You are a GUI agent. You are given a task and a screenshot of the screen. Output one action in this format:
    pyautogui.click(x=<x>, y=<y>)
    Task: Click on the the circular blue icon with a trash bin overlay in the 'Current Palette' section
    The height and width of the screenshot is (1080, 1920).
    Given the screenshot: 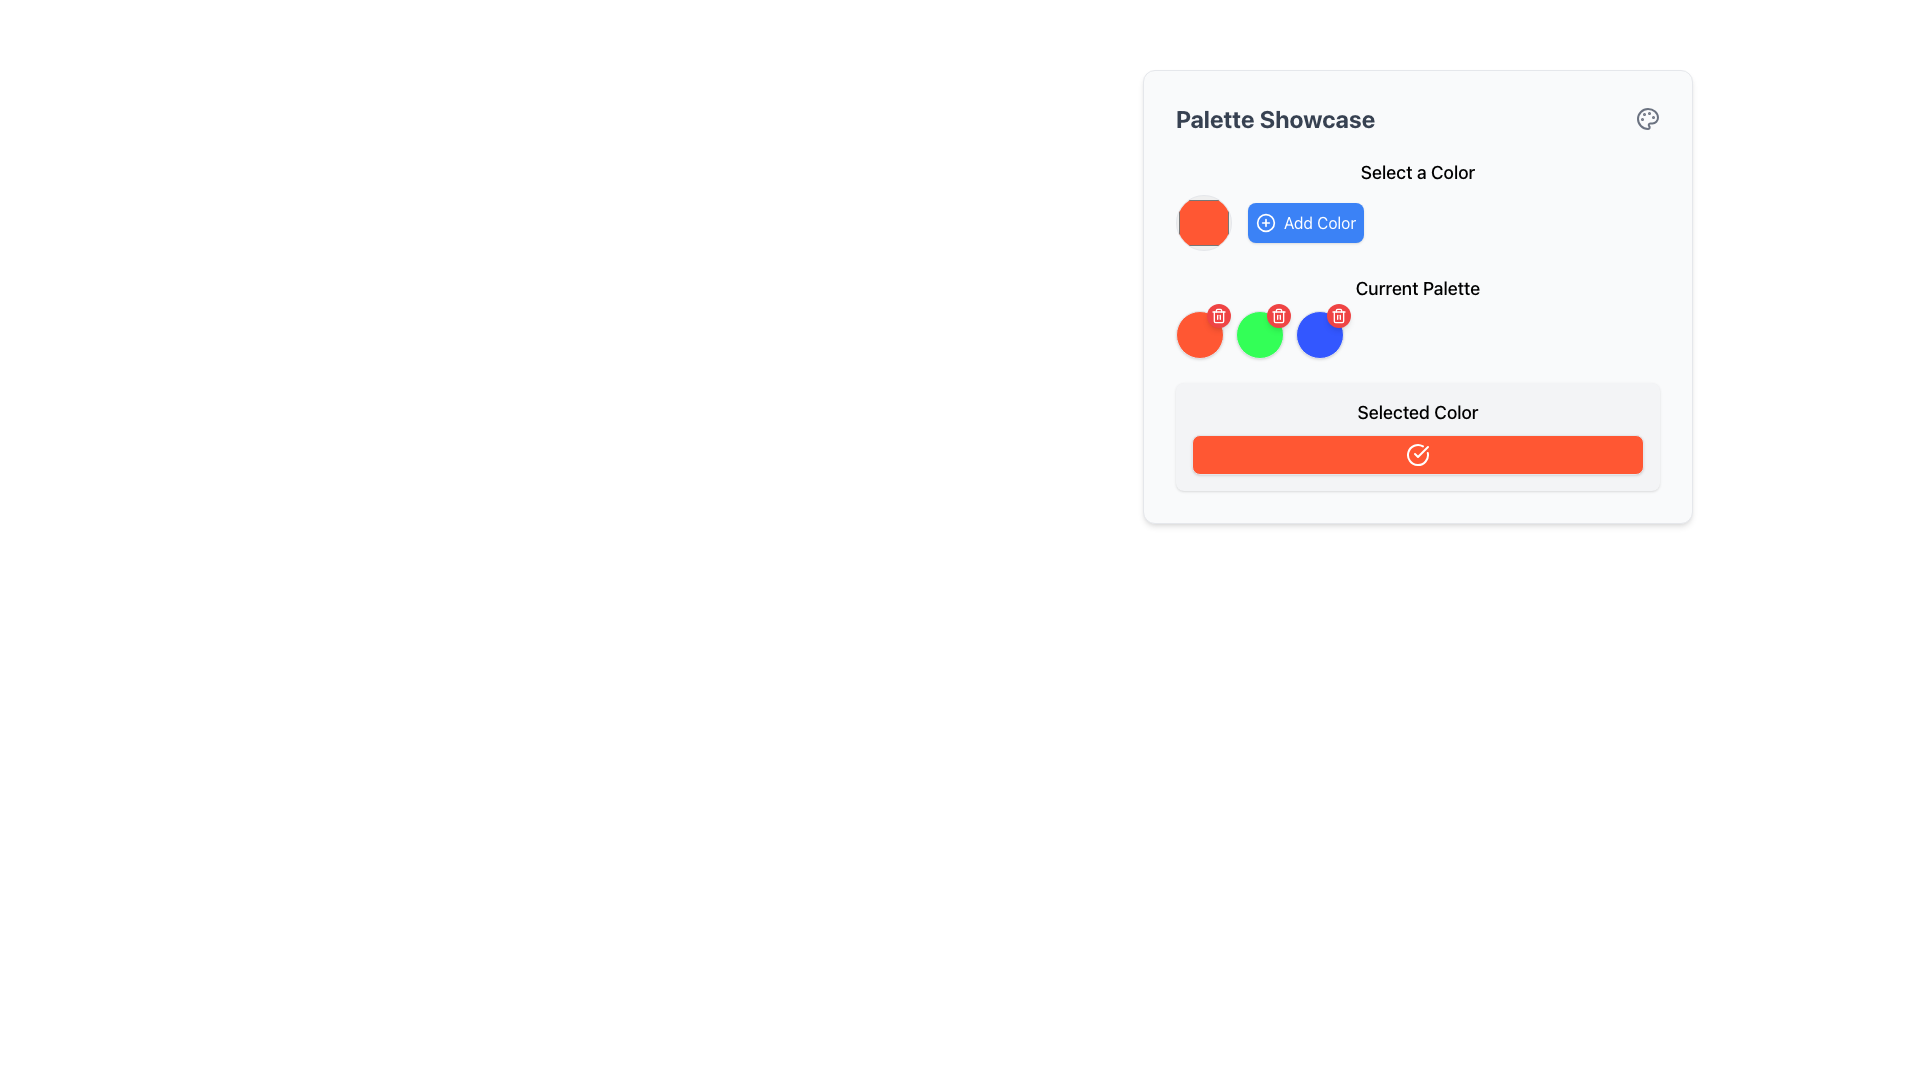 What is the action you would take?
    pyautogui.click(x=1320, y=334)
    